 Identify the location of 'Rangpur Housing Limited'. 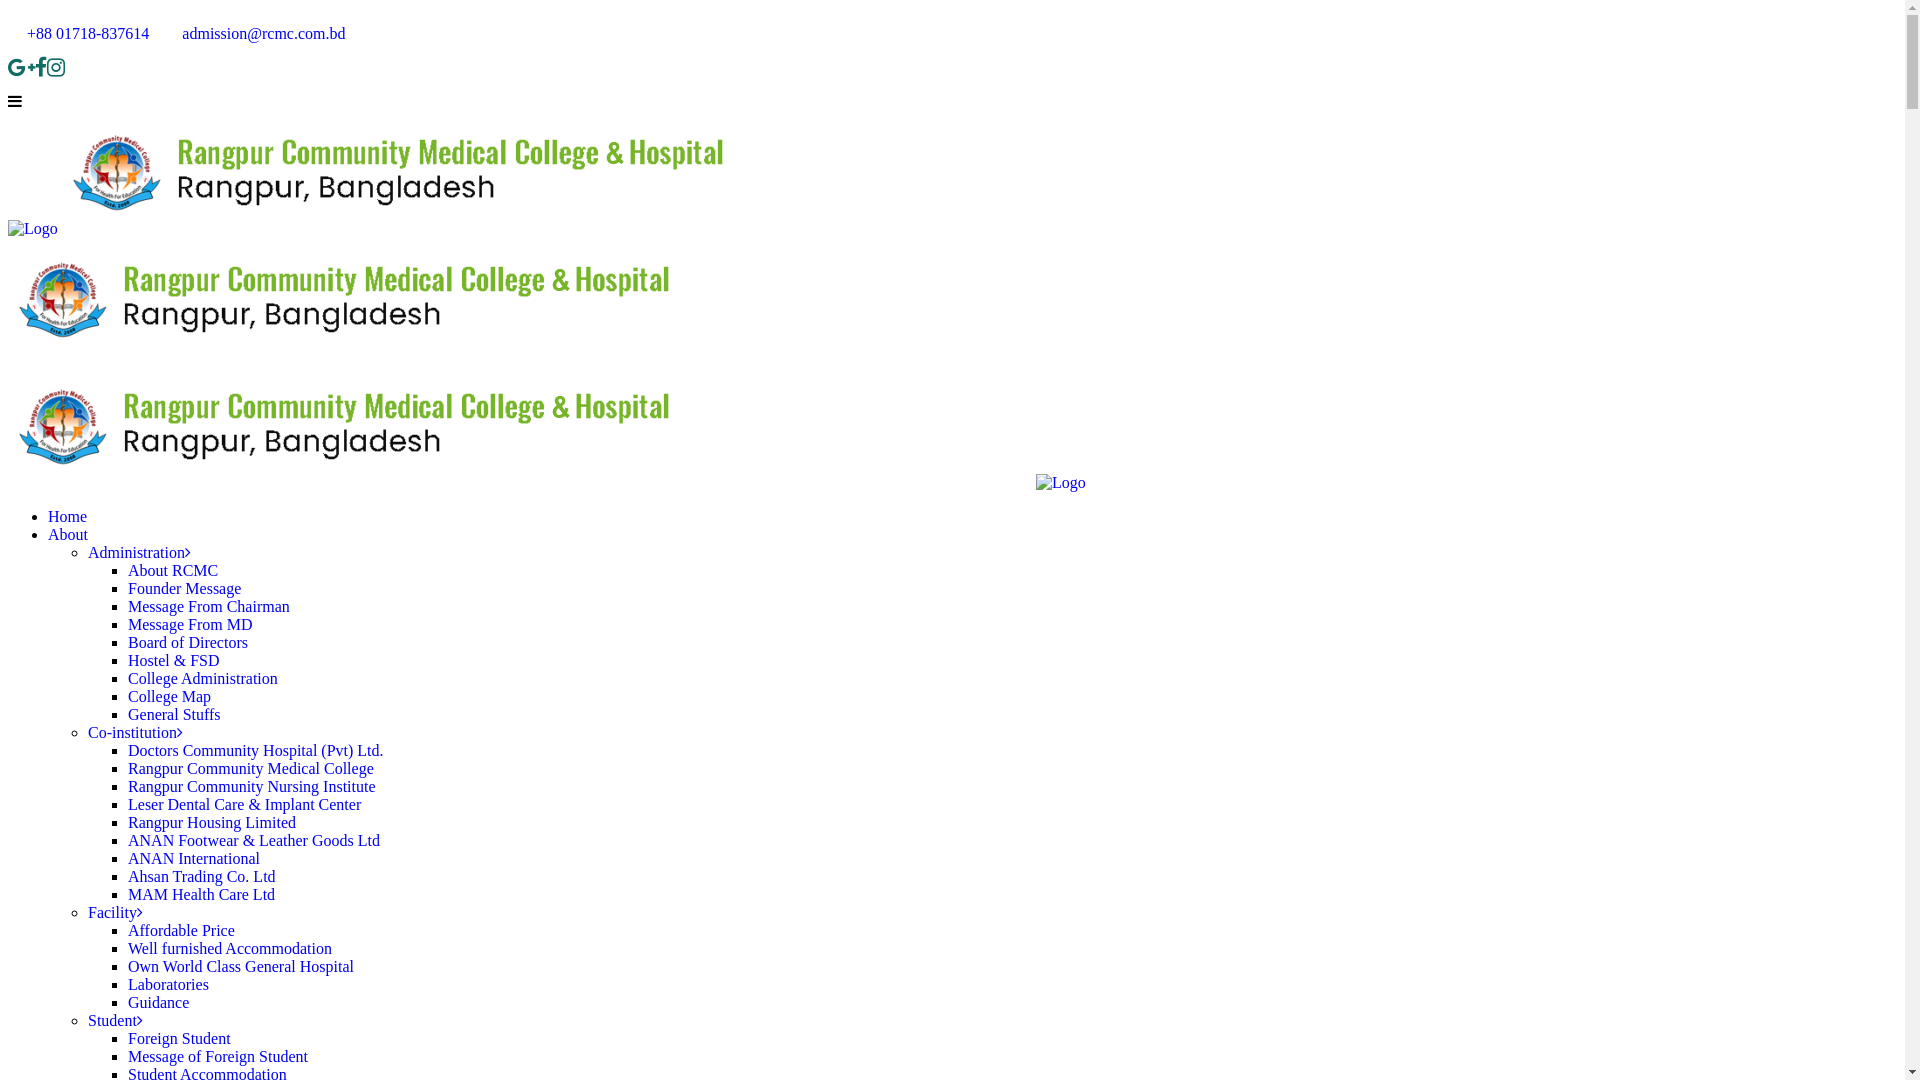
(211, 822).